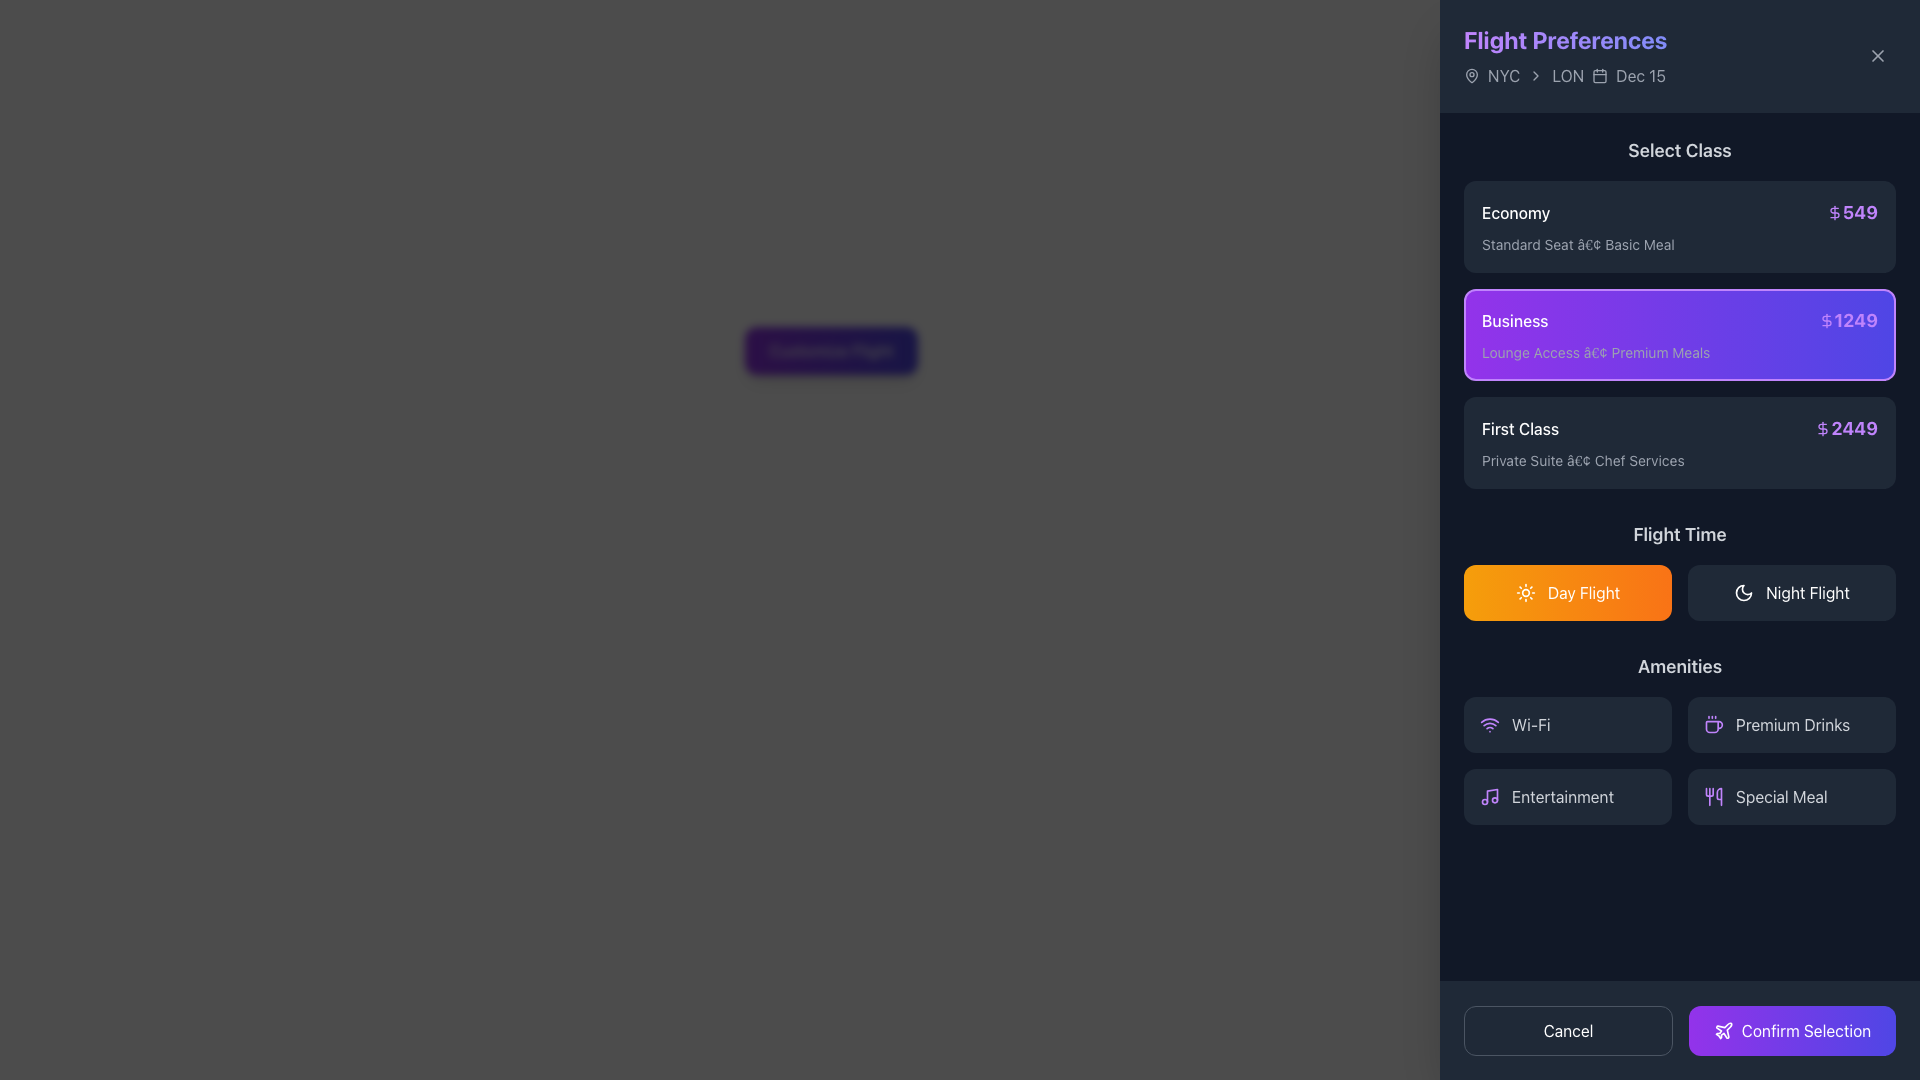 The height and width of the screenshot is (1080, 1920). Describe the element at coordinates (1530, 725) in the screenshot. I see `the 'Wi-Fi' text label, which is styled in light gray and positioned next to a Wi-Fi signal icon in the Amenities section` at that location.